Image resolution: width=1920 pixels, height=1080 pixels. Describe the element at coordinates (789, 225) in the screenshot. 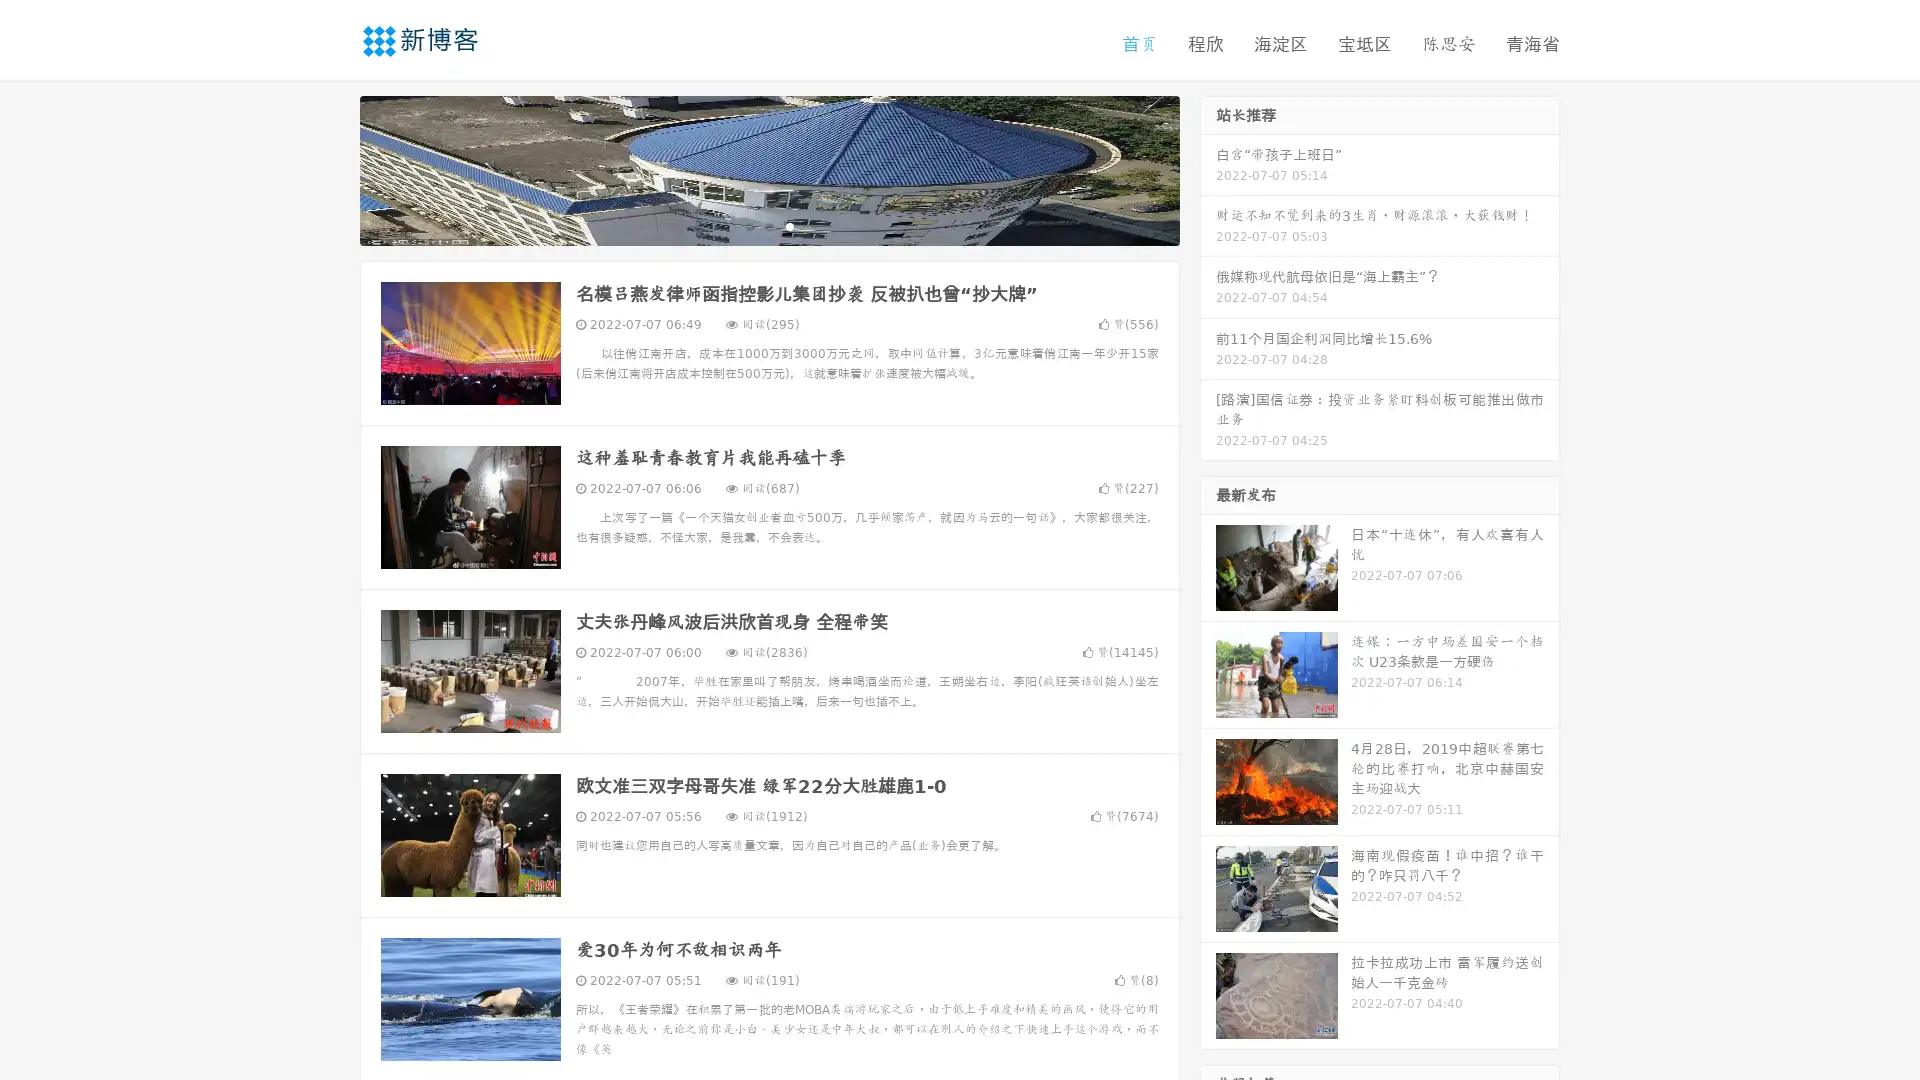

I see `Go to slide 3` at that location.